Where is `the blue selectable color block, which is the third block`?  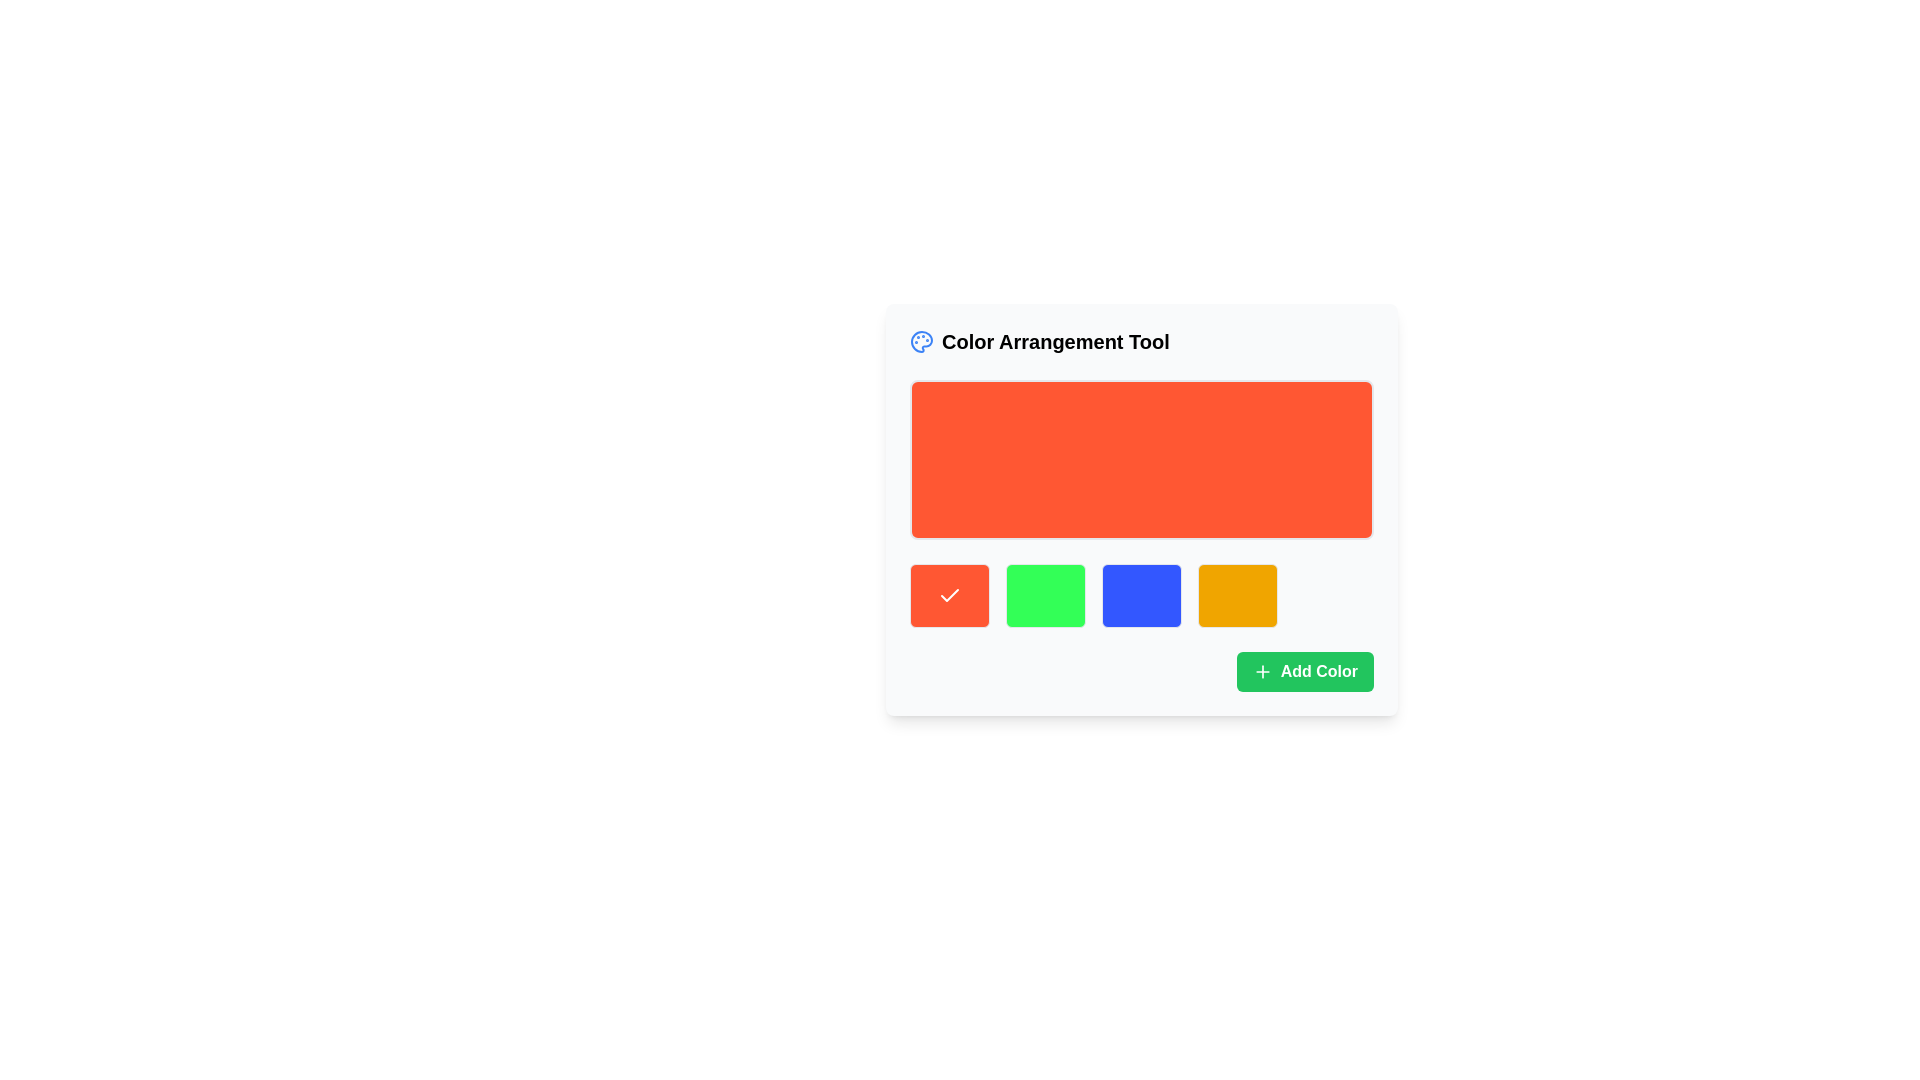
the blue selectable color block, which is the third block is located at coordinates (1142, 595).